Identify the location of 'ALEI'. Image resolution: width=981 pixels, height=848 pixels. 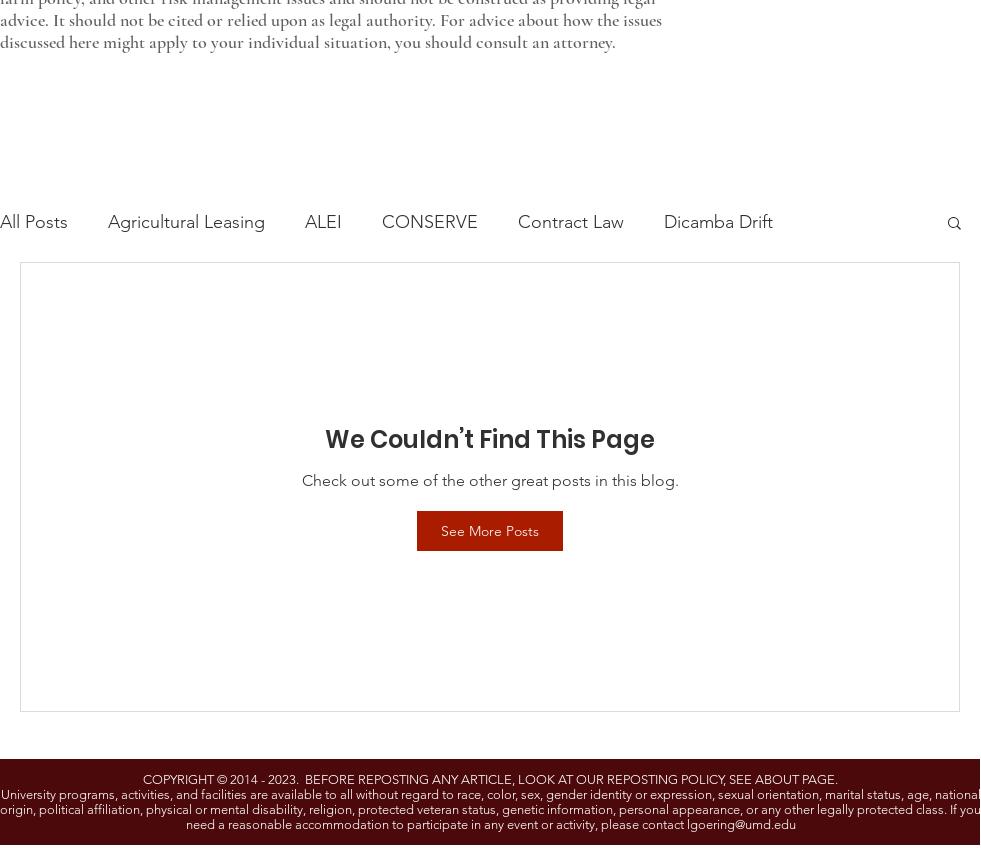
(322, 221).